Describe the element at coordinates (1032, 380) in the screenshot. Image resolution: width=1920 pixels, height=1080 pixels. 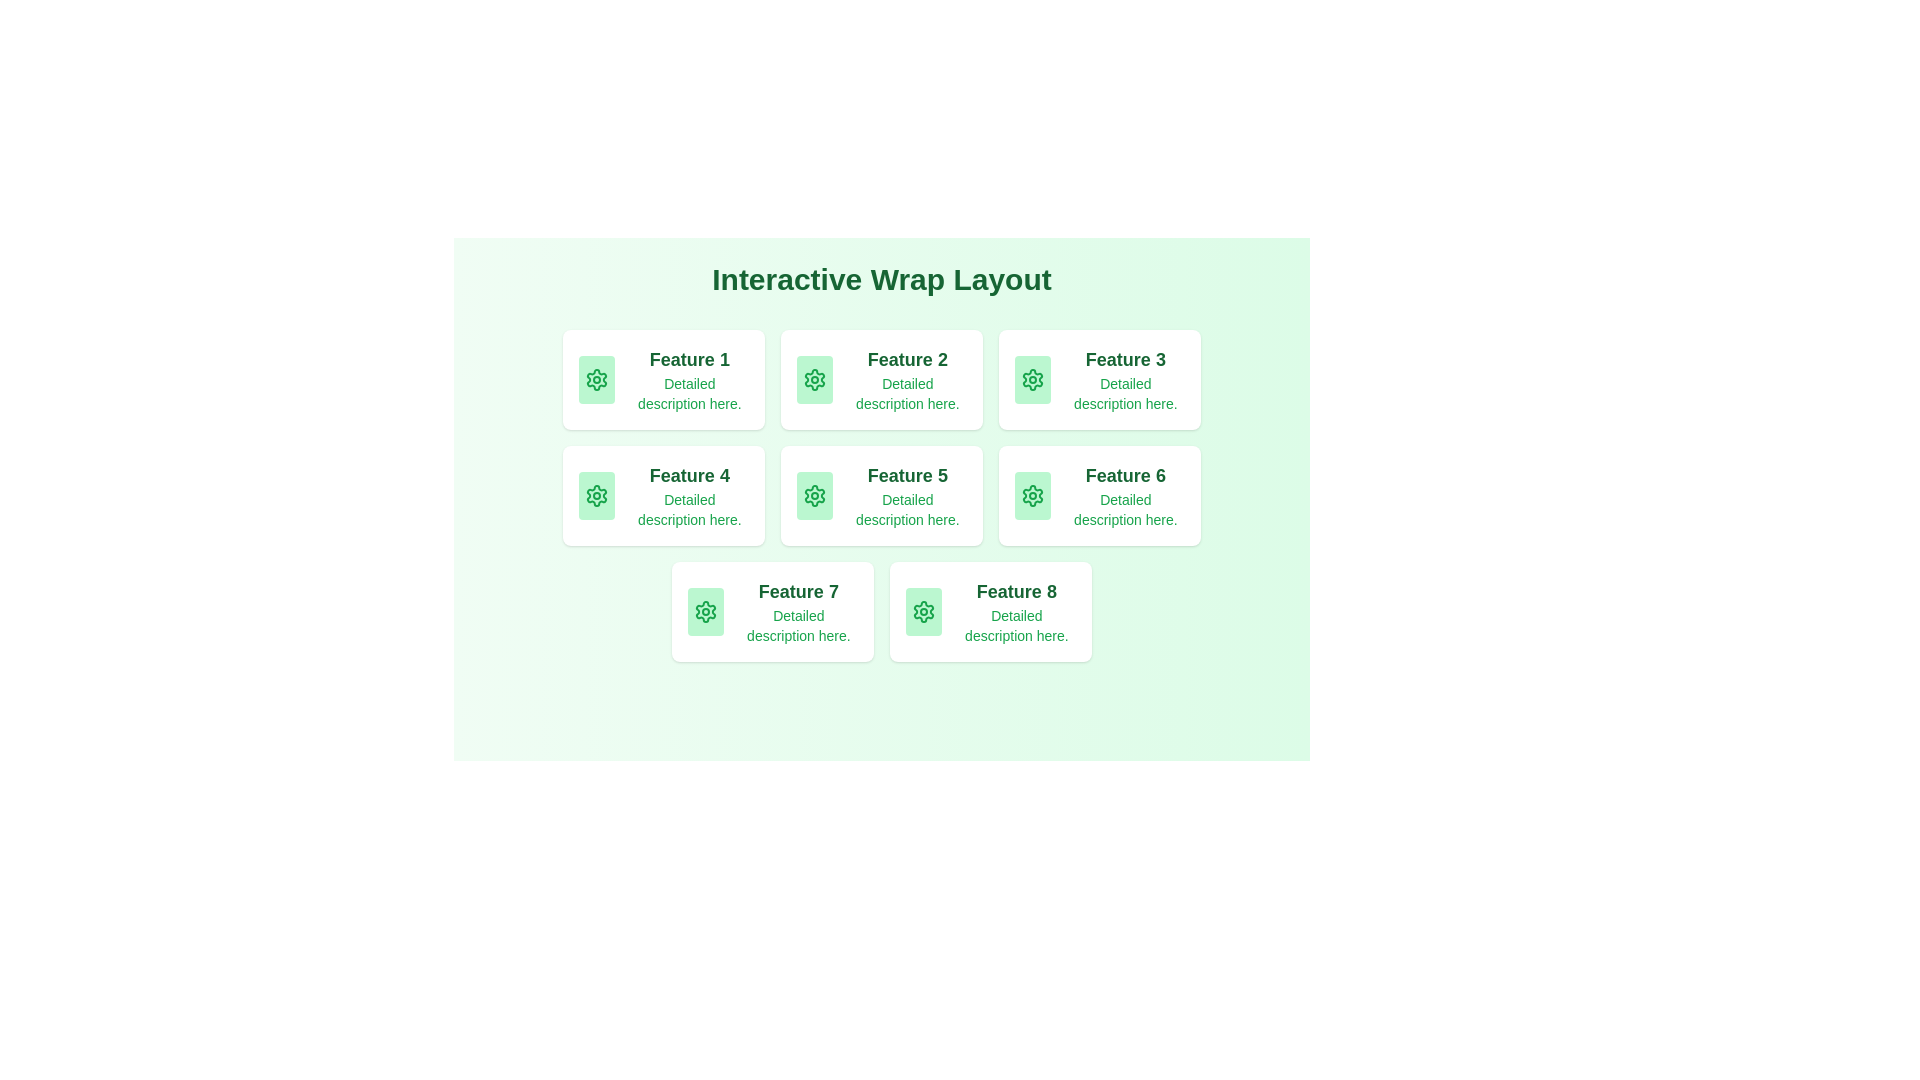
I see `settings icon located within the icon area of the third feature in the top row of the grid` at that location.